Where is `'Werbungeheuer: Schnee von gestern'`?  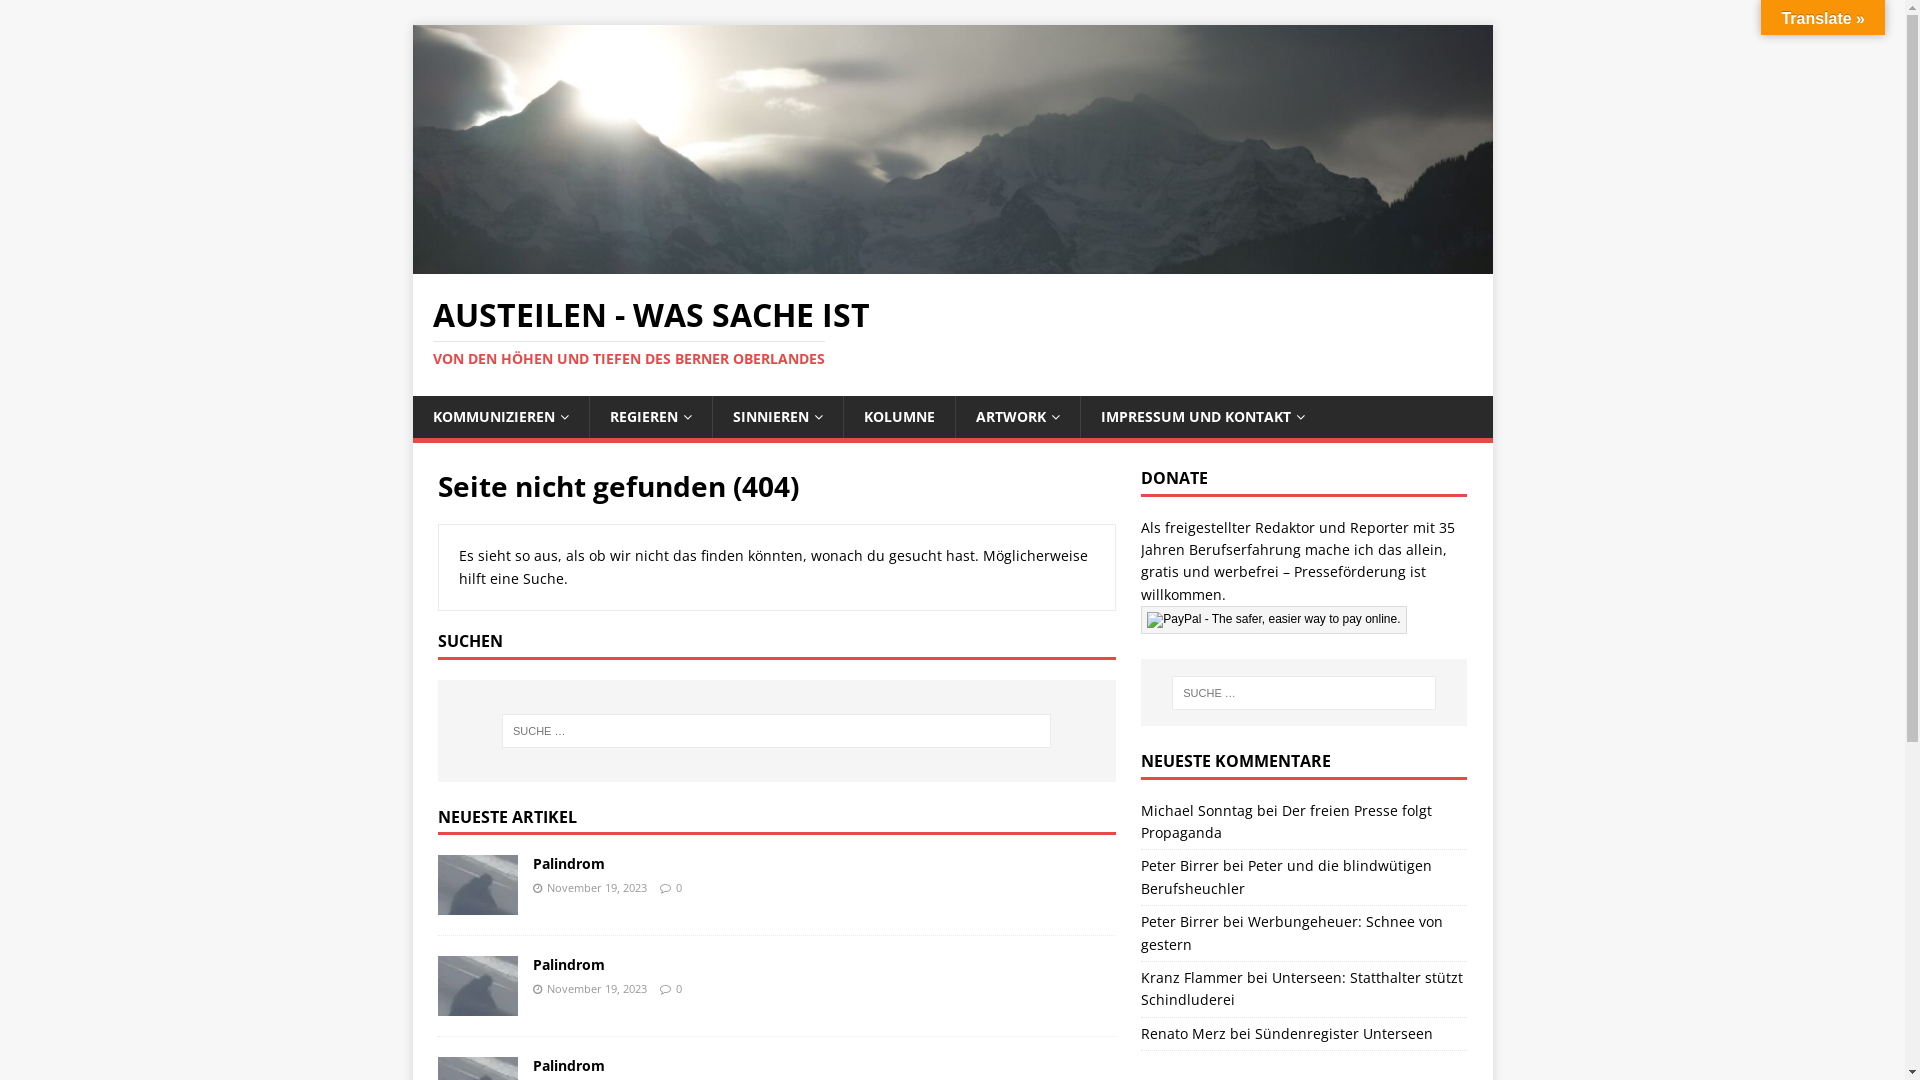
'Werbungeheuer: Schnee von gestern' is located at coordinates (1291, 932).